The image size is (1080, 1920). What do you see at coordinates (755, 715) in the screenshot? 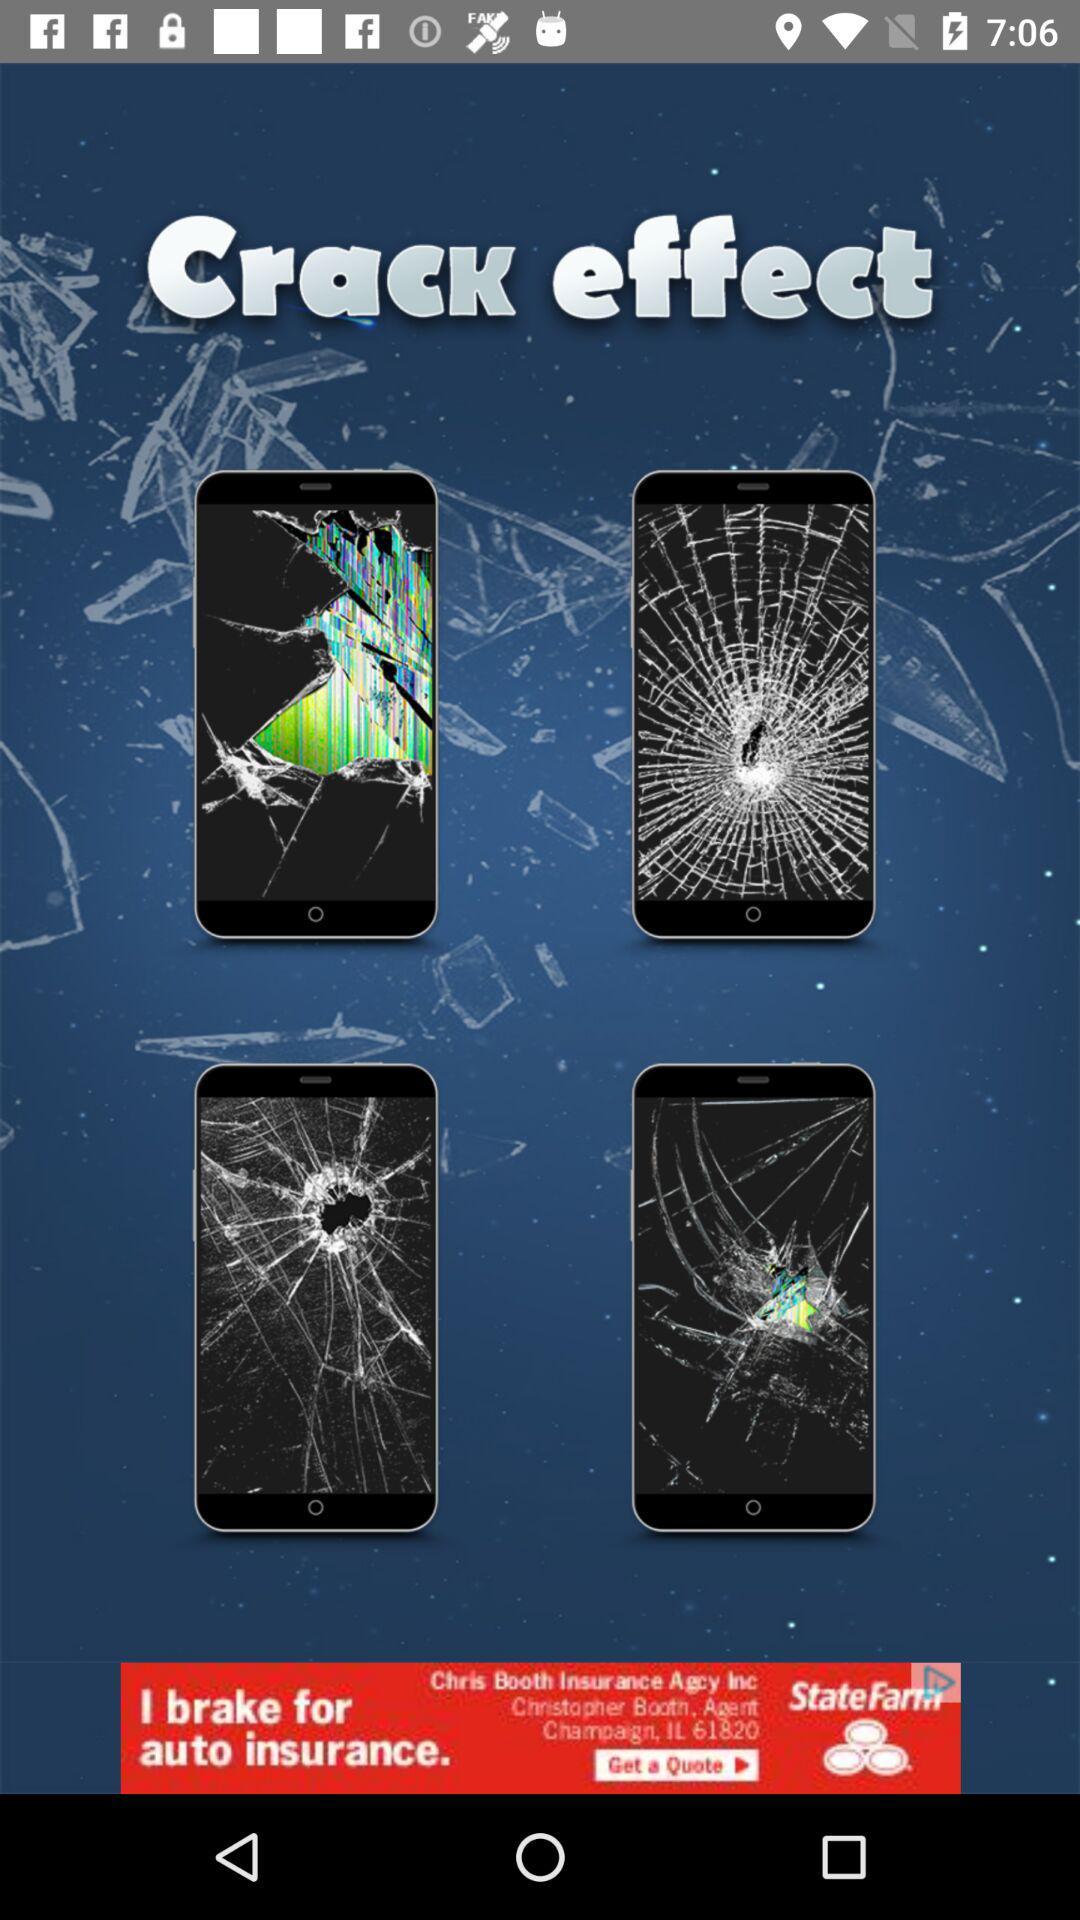
I see `crack effect option` at bounding box center [755, 715].